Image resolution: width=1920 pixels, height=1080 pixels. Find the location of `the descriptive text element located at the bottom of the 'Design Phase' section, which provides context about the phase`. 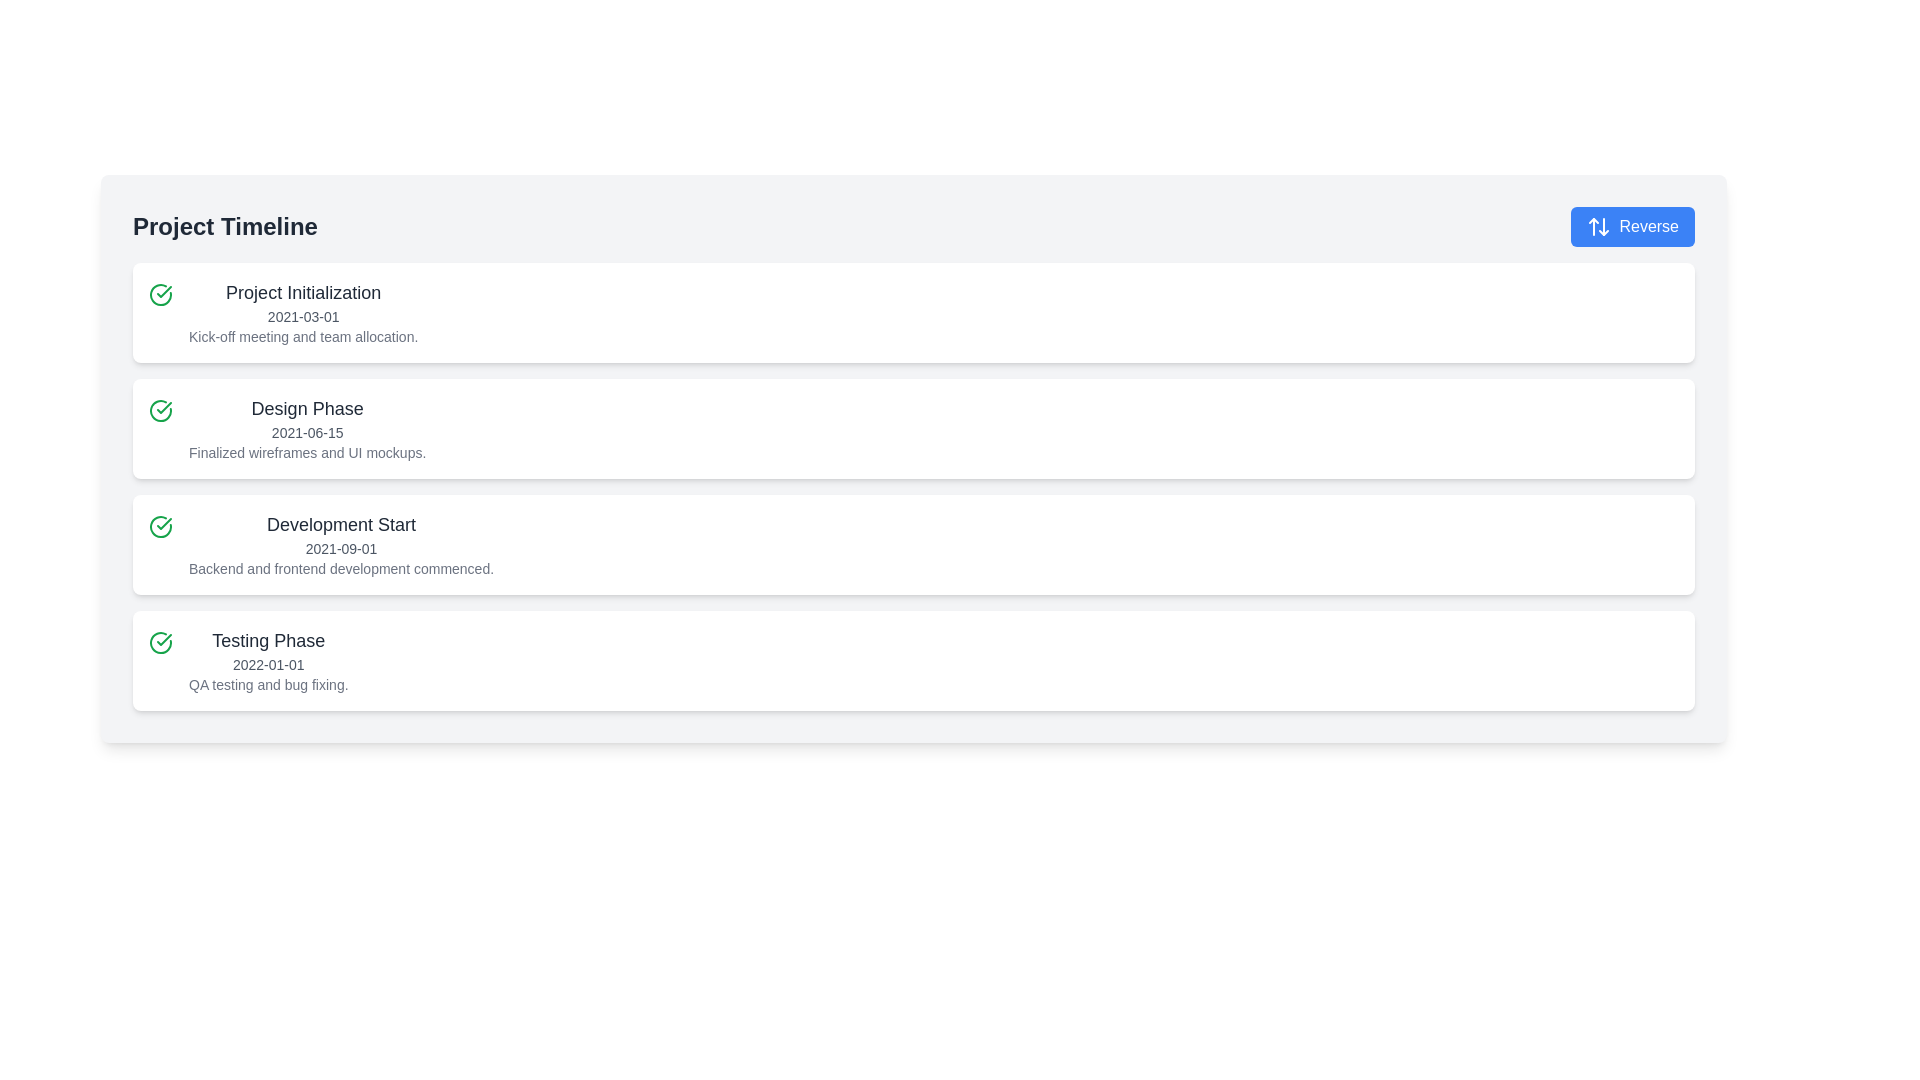

the descriptive text element located at the bottom of the 'Design Phase' section, which provides context about the phase is located at coordinates (306, 452).